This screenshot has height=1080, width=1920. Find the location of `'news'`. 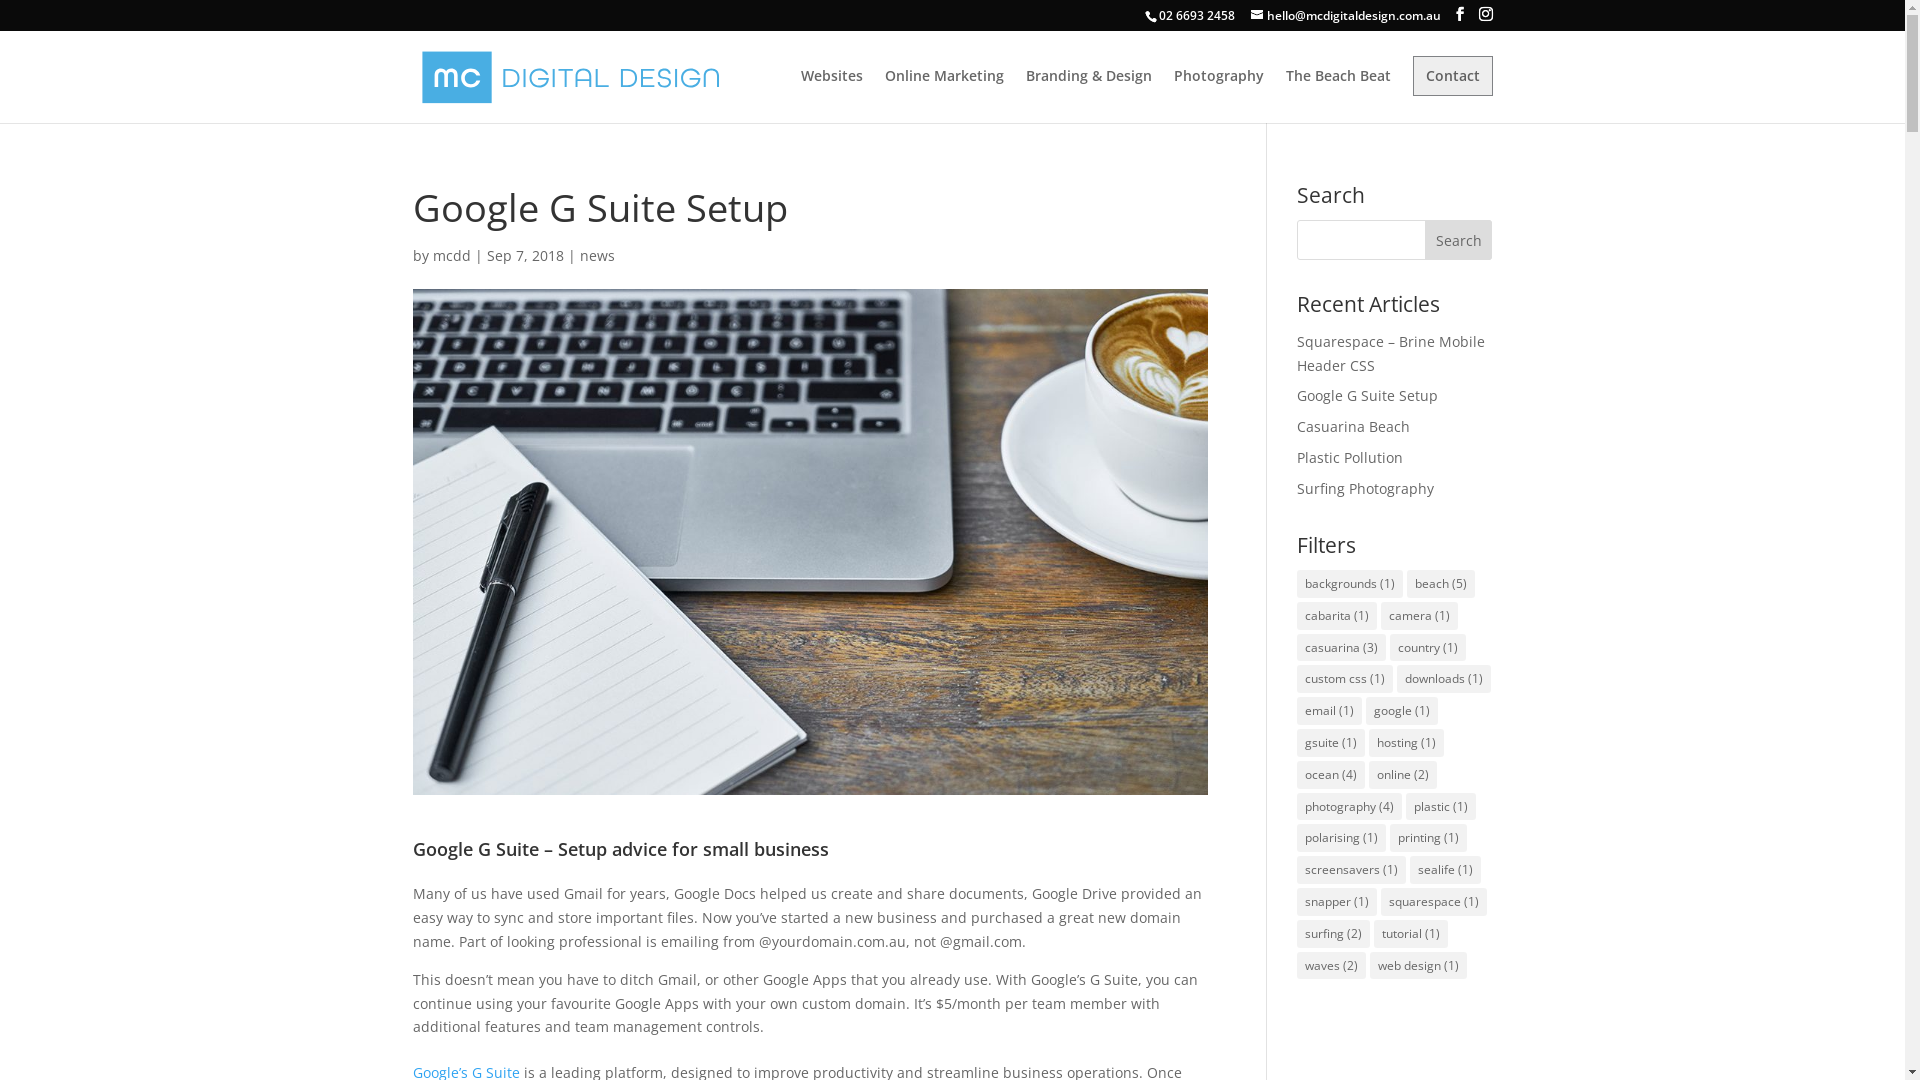

'news' is located at coordinates (596, 254).